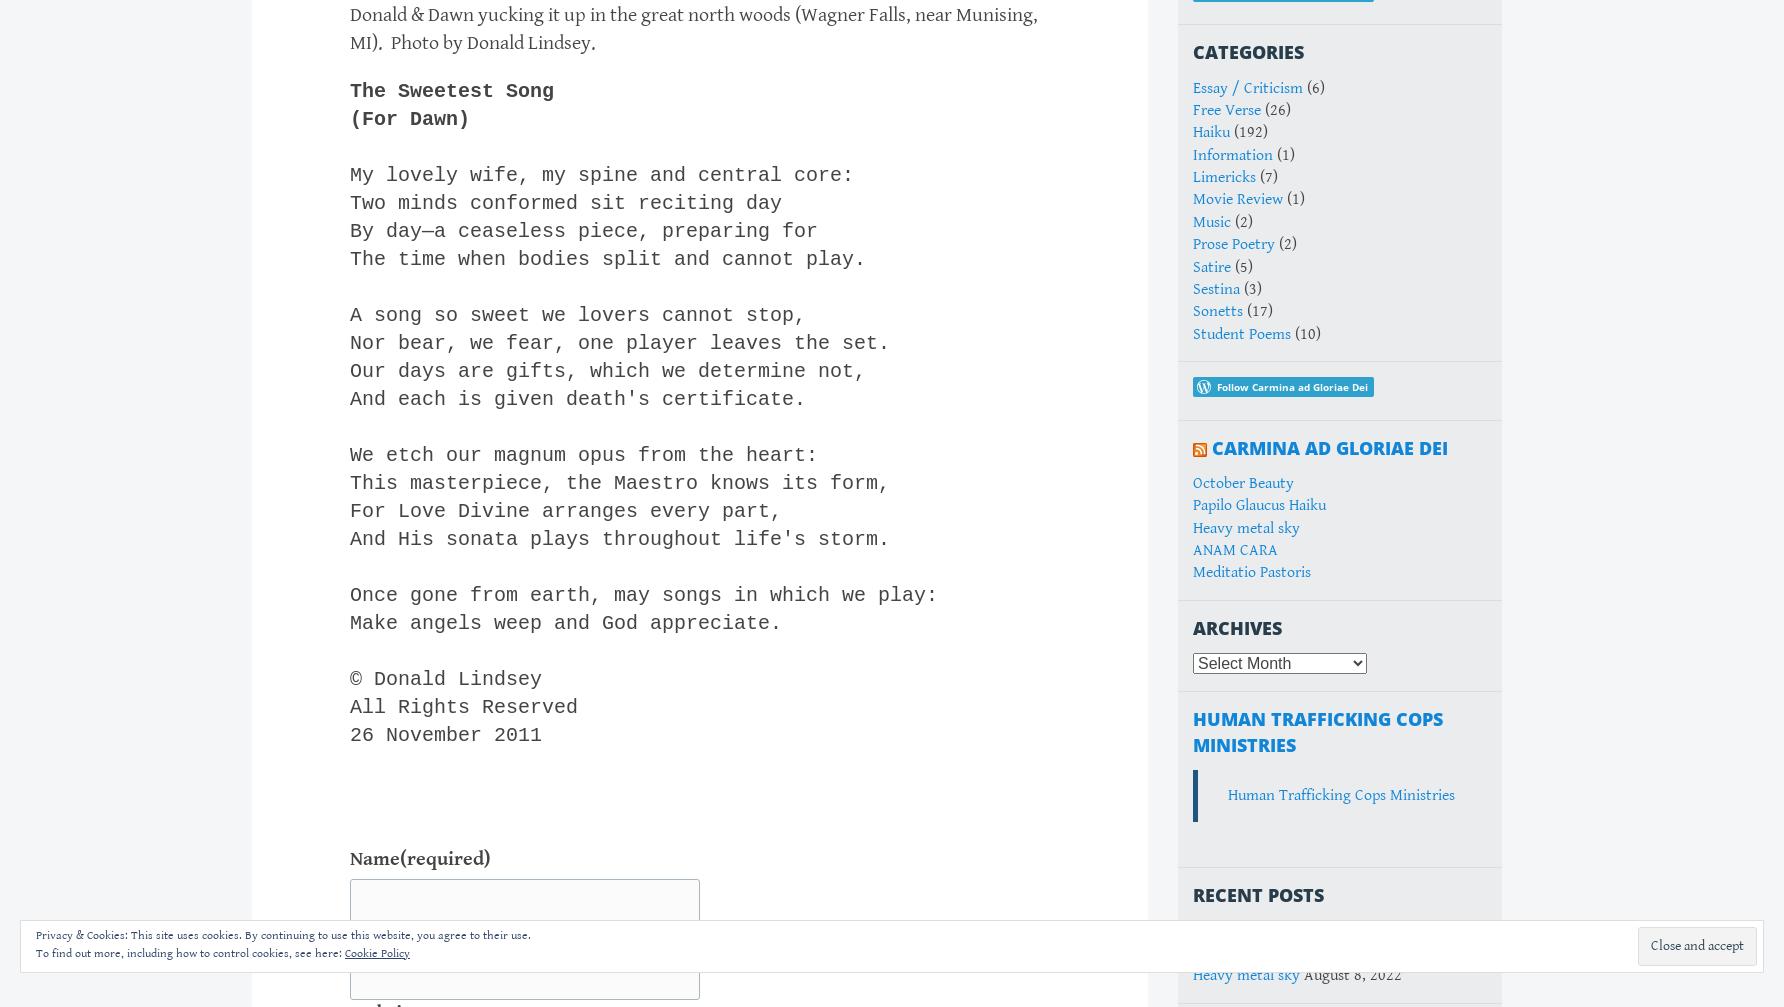  I want to click on 'August 6, 2023', so click(1379, 951).